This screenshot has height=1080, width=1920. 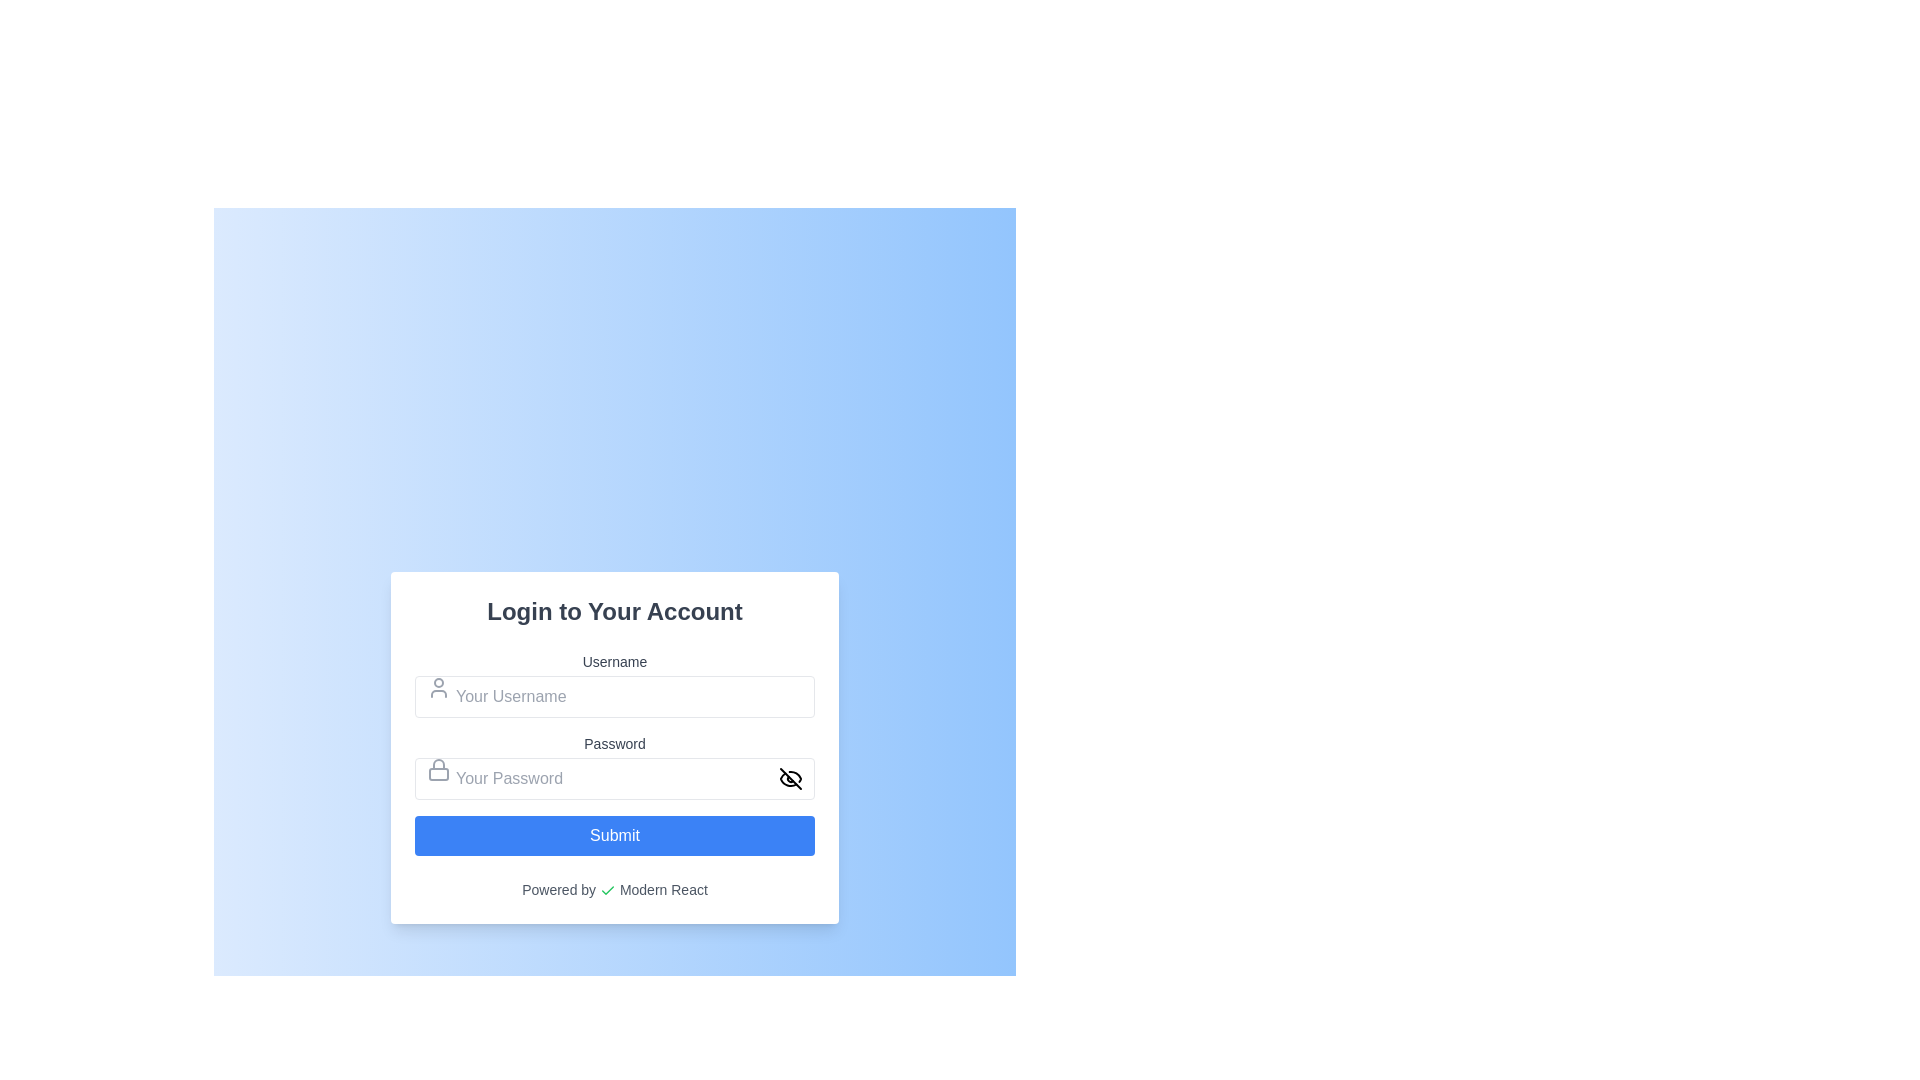 I want to click on the heading text element at the top-center of the login form, which introduces the purpose of the form, so click(x=613, y=611).